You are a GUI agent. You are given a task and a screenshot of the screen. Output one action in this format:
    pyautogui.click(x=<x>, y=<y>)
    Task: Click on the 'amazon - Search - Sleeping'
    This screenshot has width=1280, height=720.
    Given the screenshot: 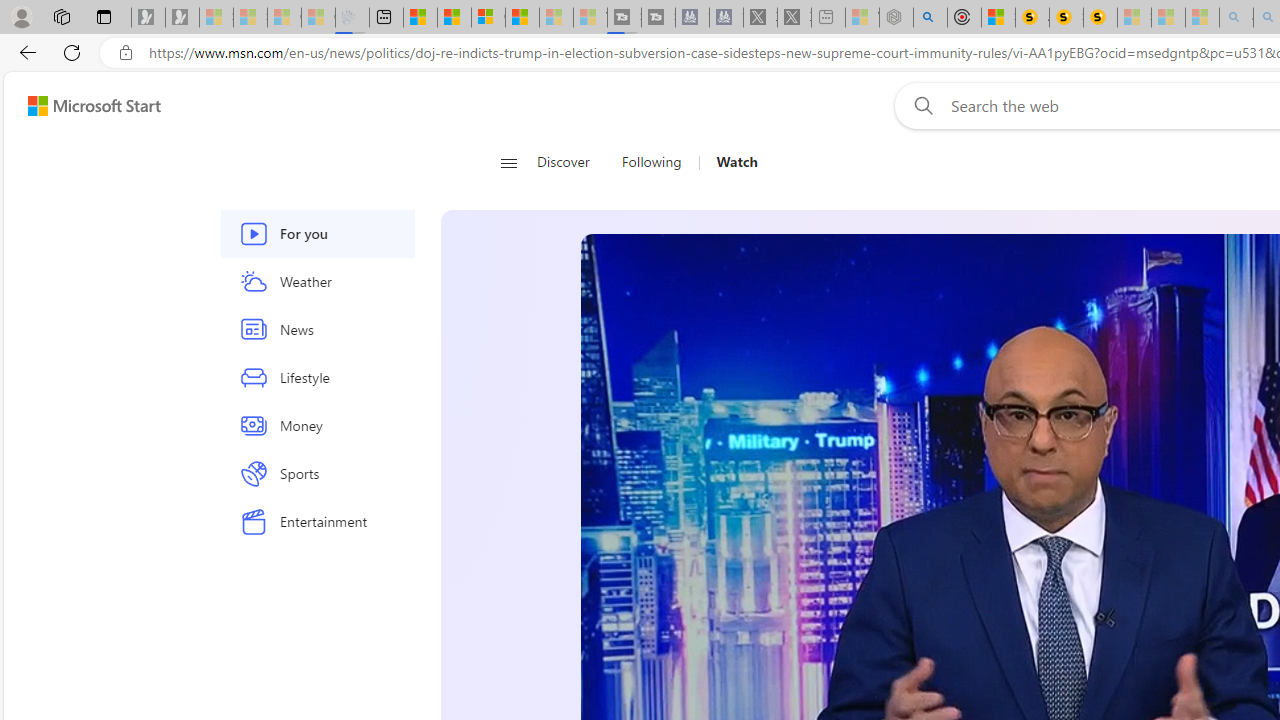 What is the action you would take?
    pyautogui.click(x=1235, y=17)
    